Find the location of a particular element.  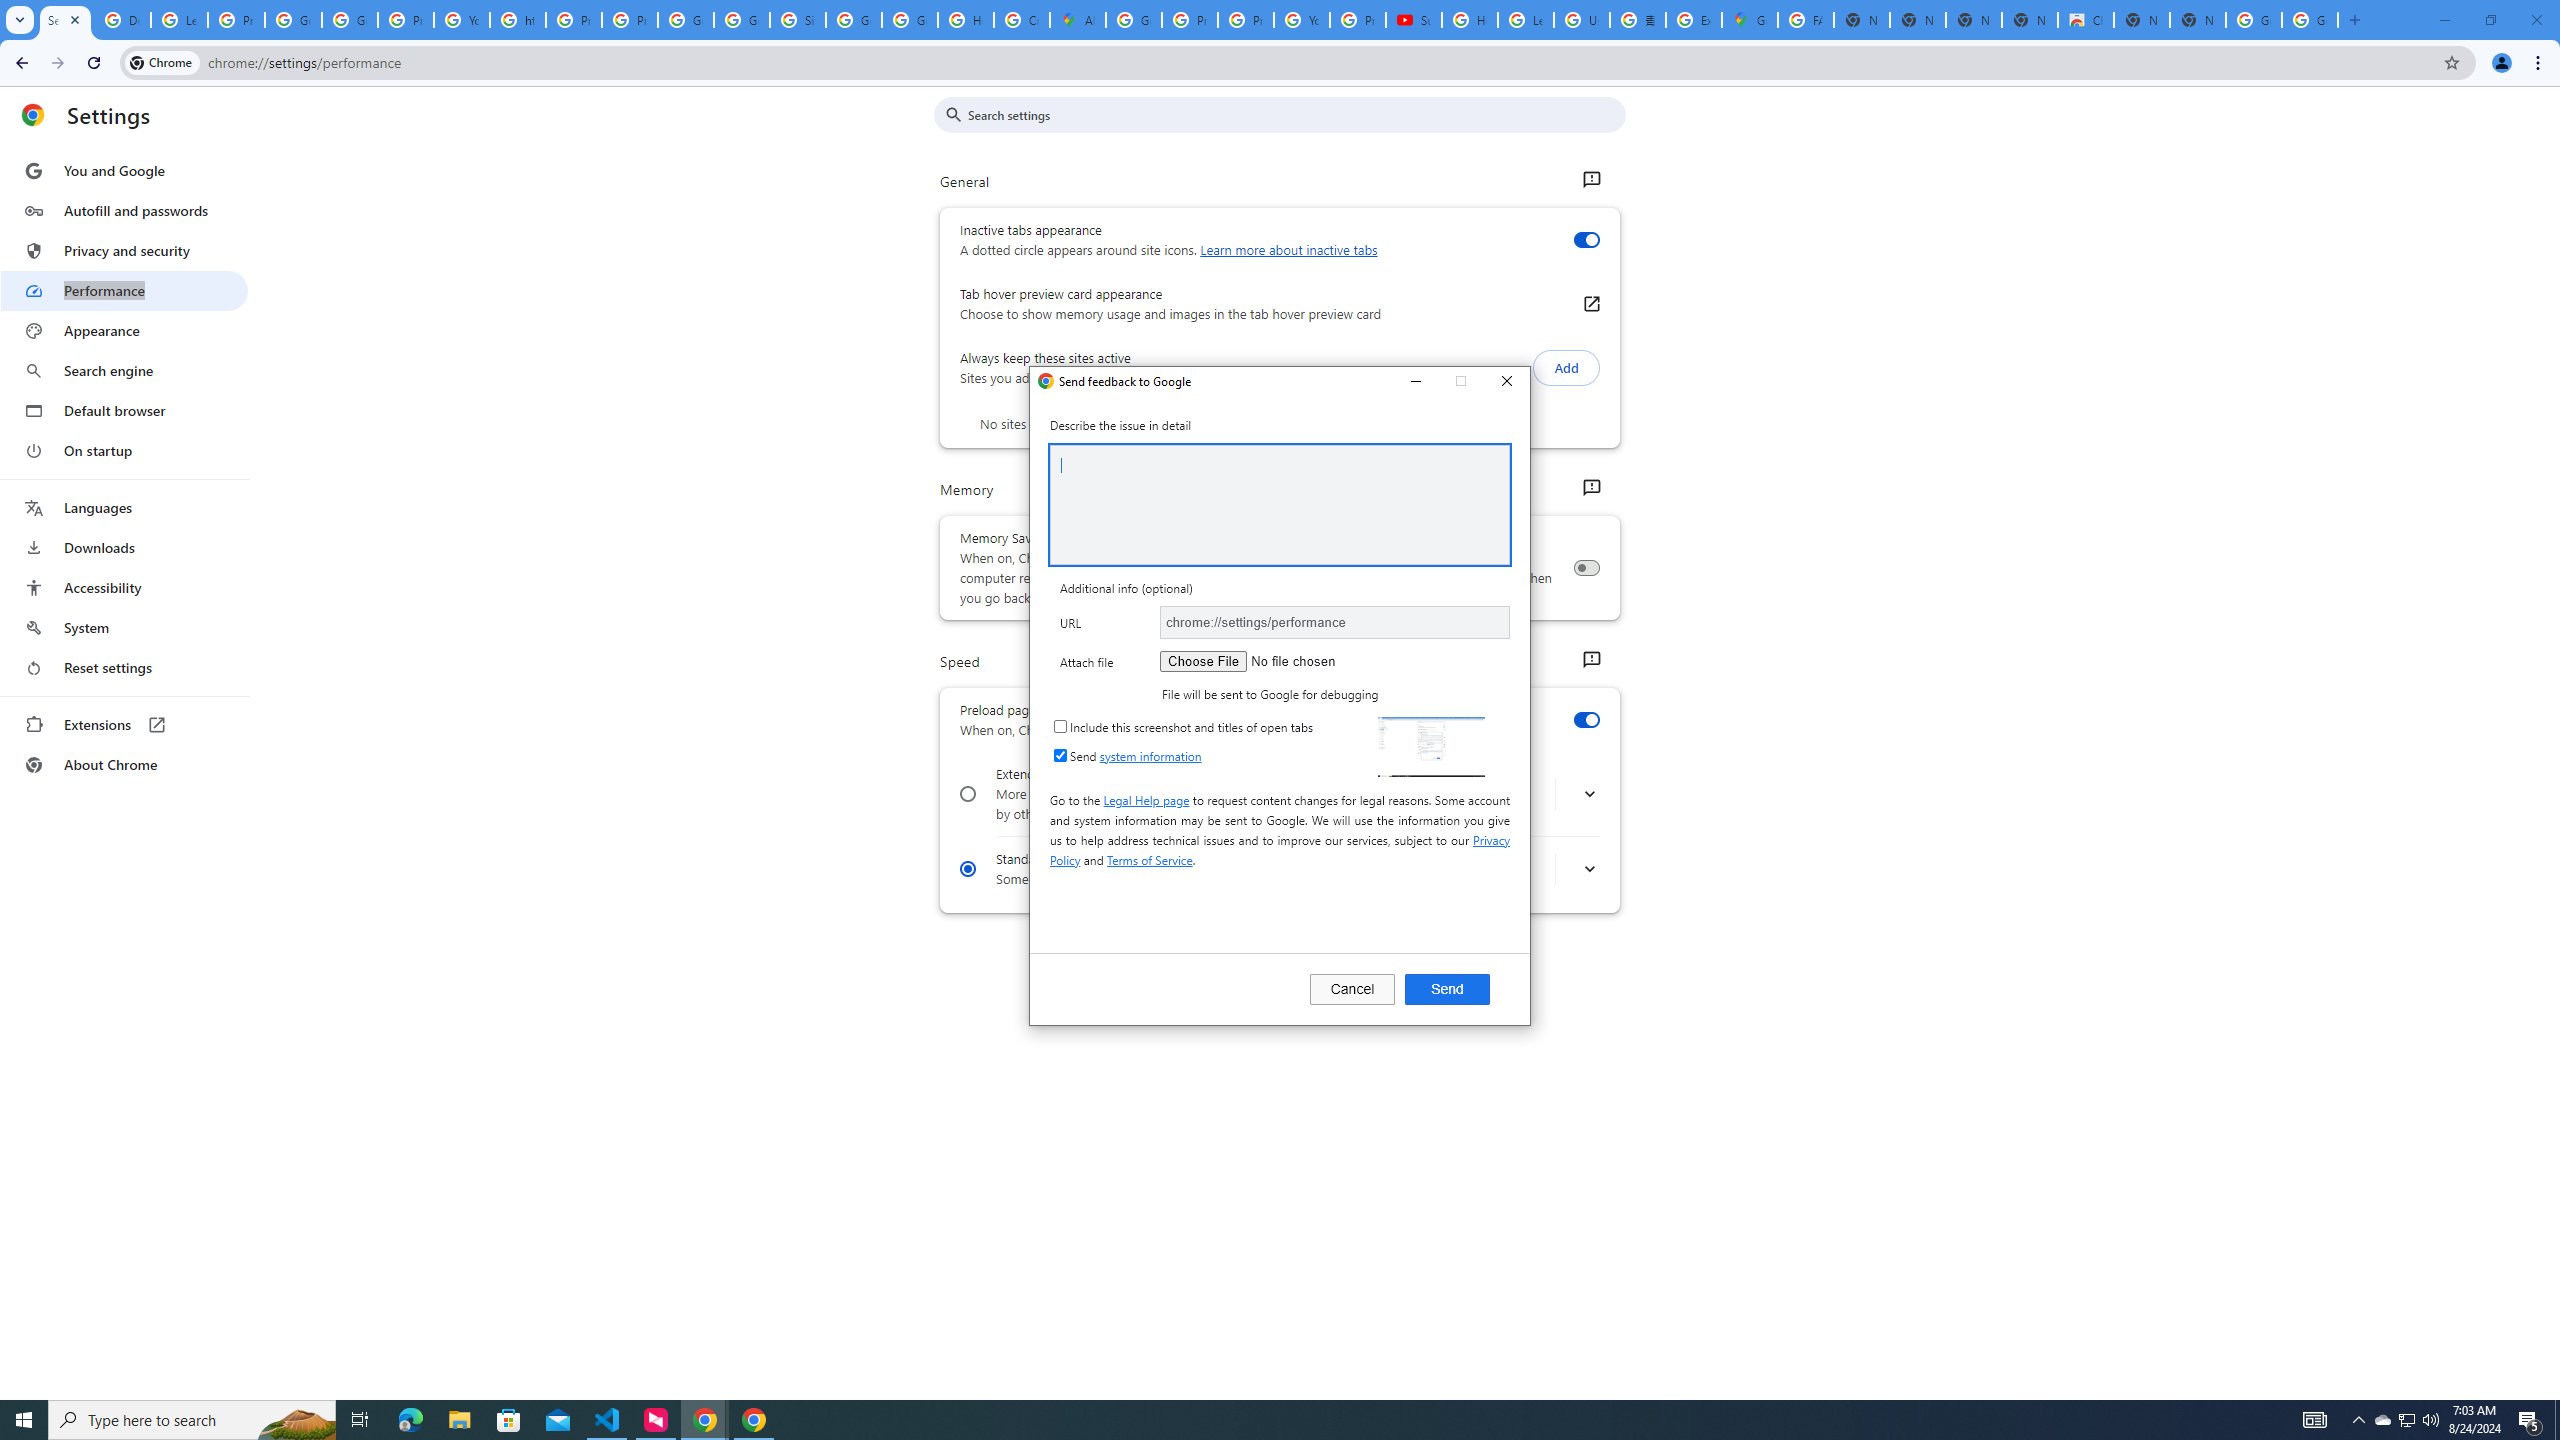

'Legal Help page' is located at coordinates (1145, 798).